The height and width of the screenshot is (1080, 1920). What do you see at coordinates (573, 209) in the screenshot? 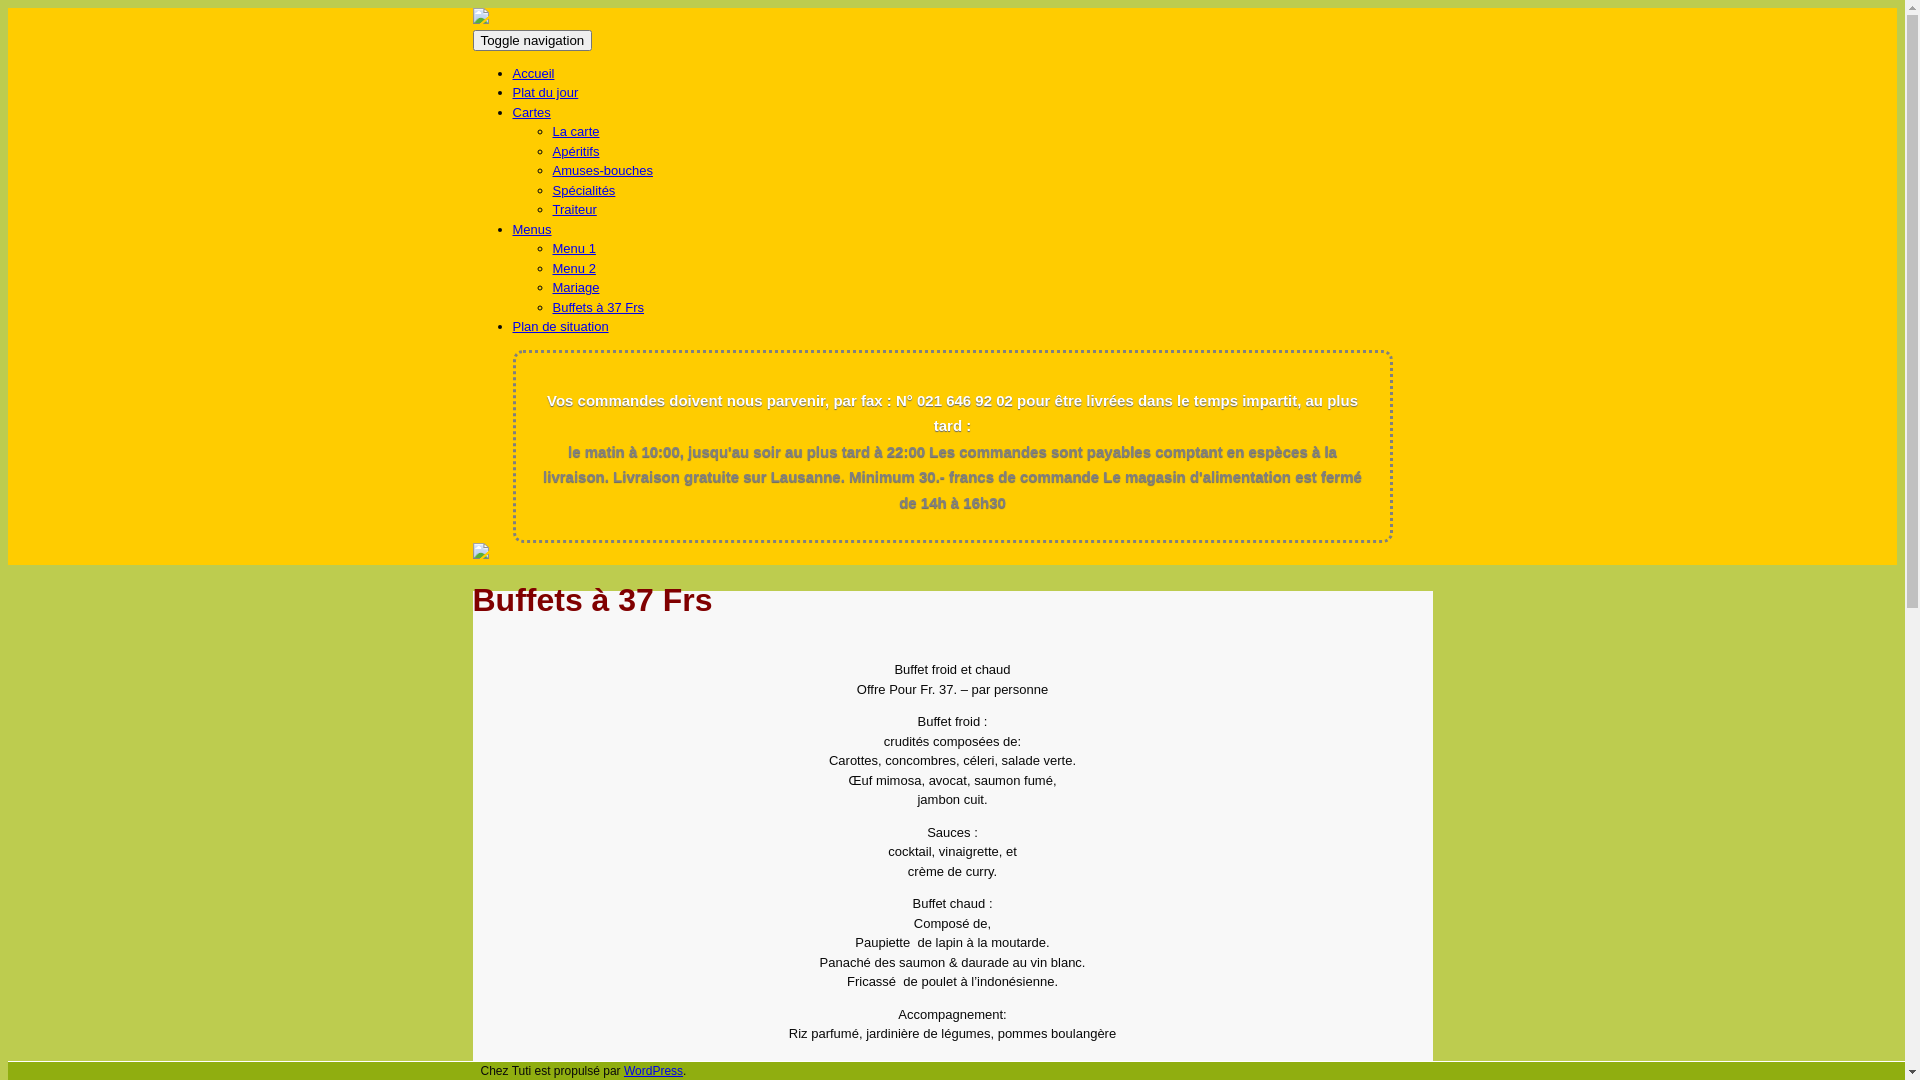
I see `'Traiteur'` at bounding box center [573, 209].